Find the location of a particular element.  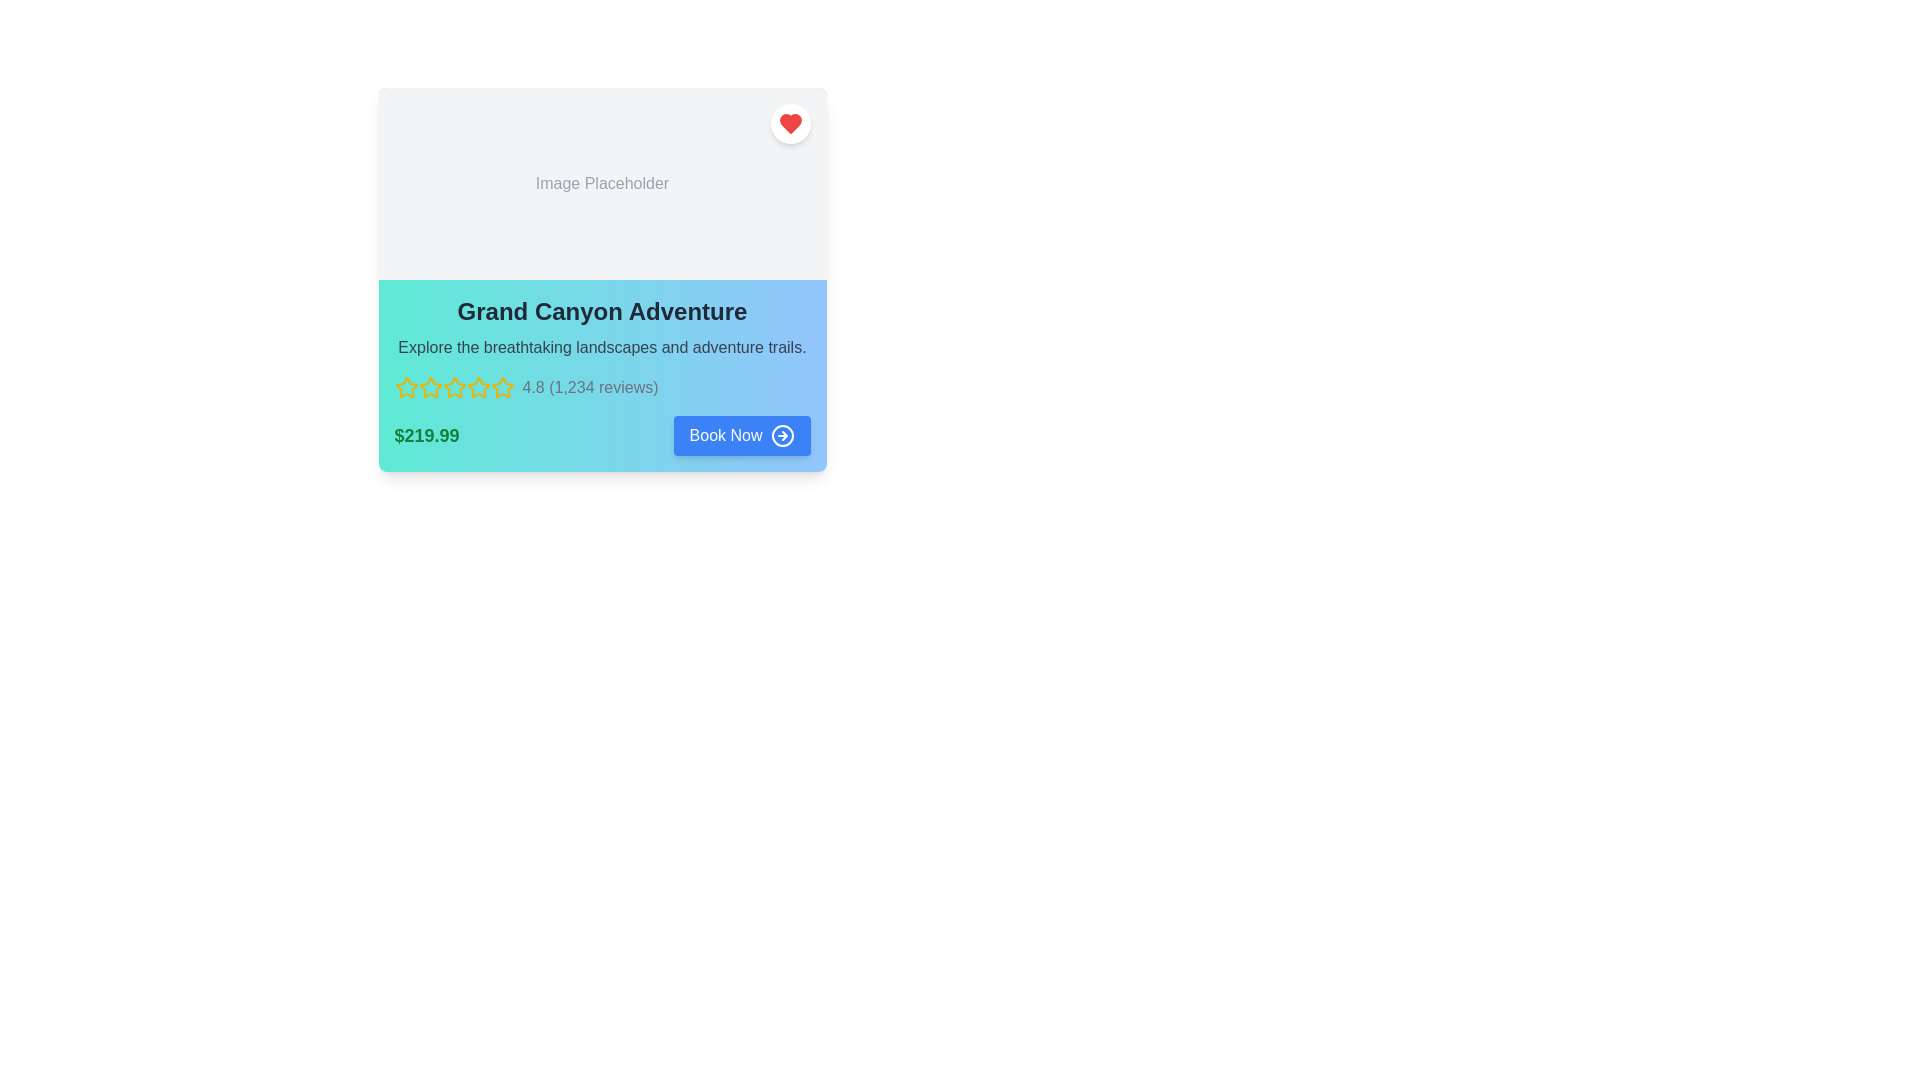

the last yellow outlined star icon in the row of rating stars beneath the '4.8 (1,234 reviews)' text on the adventure information card is located at coordinates (502, 388).